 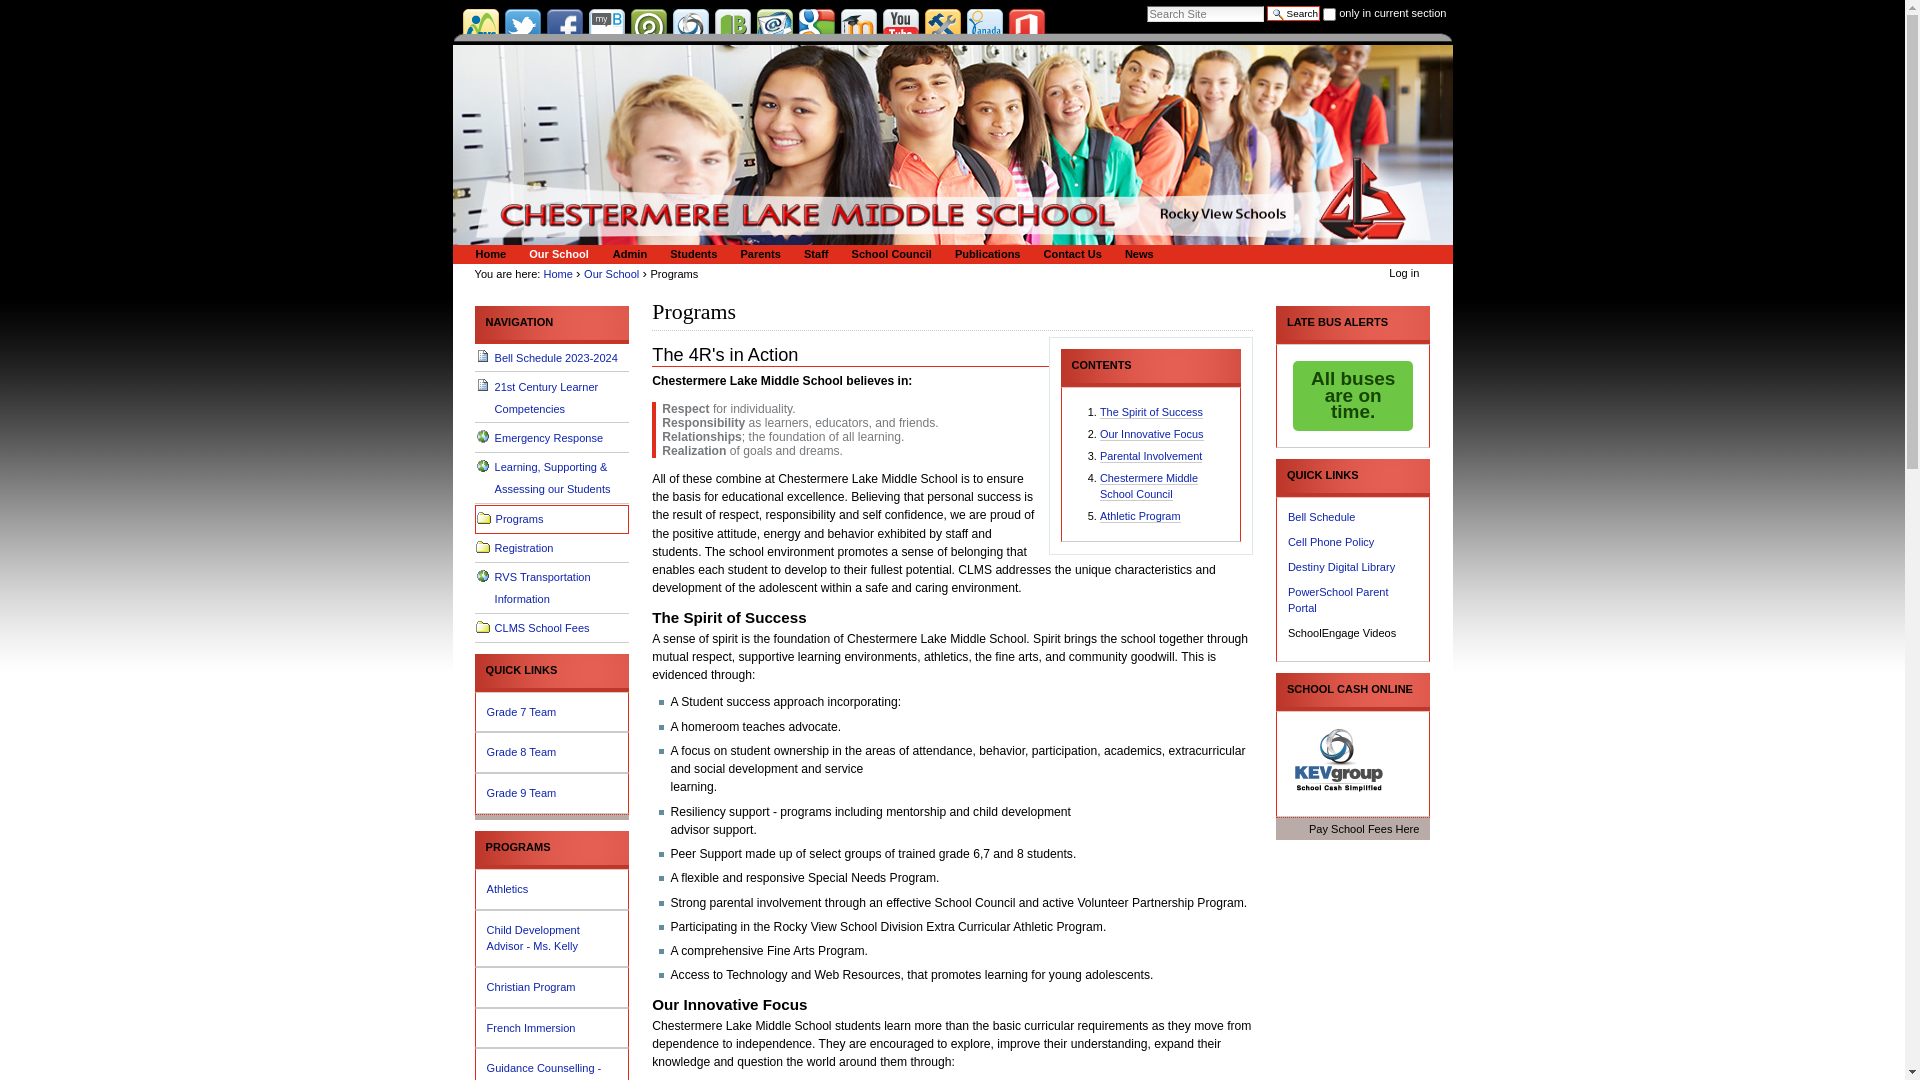 What do you see at coordinates (556, 253) in the screenshot?
I see `'Our School'` at bounding box center [556, 253].